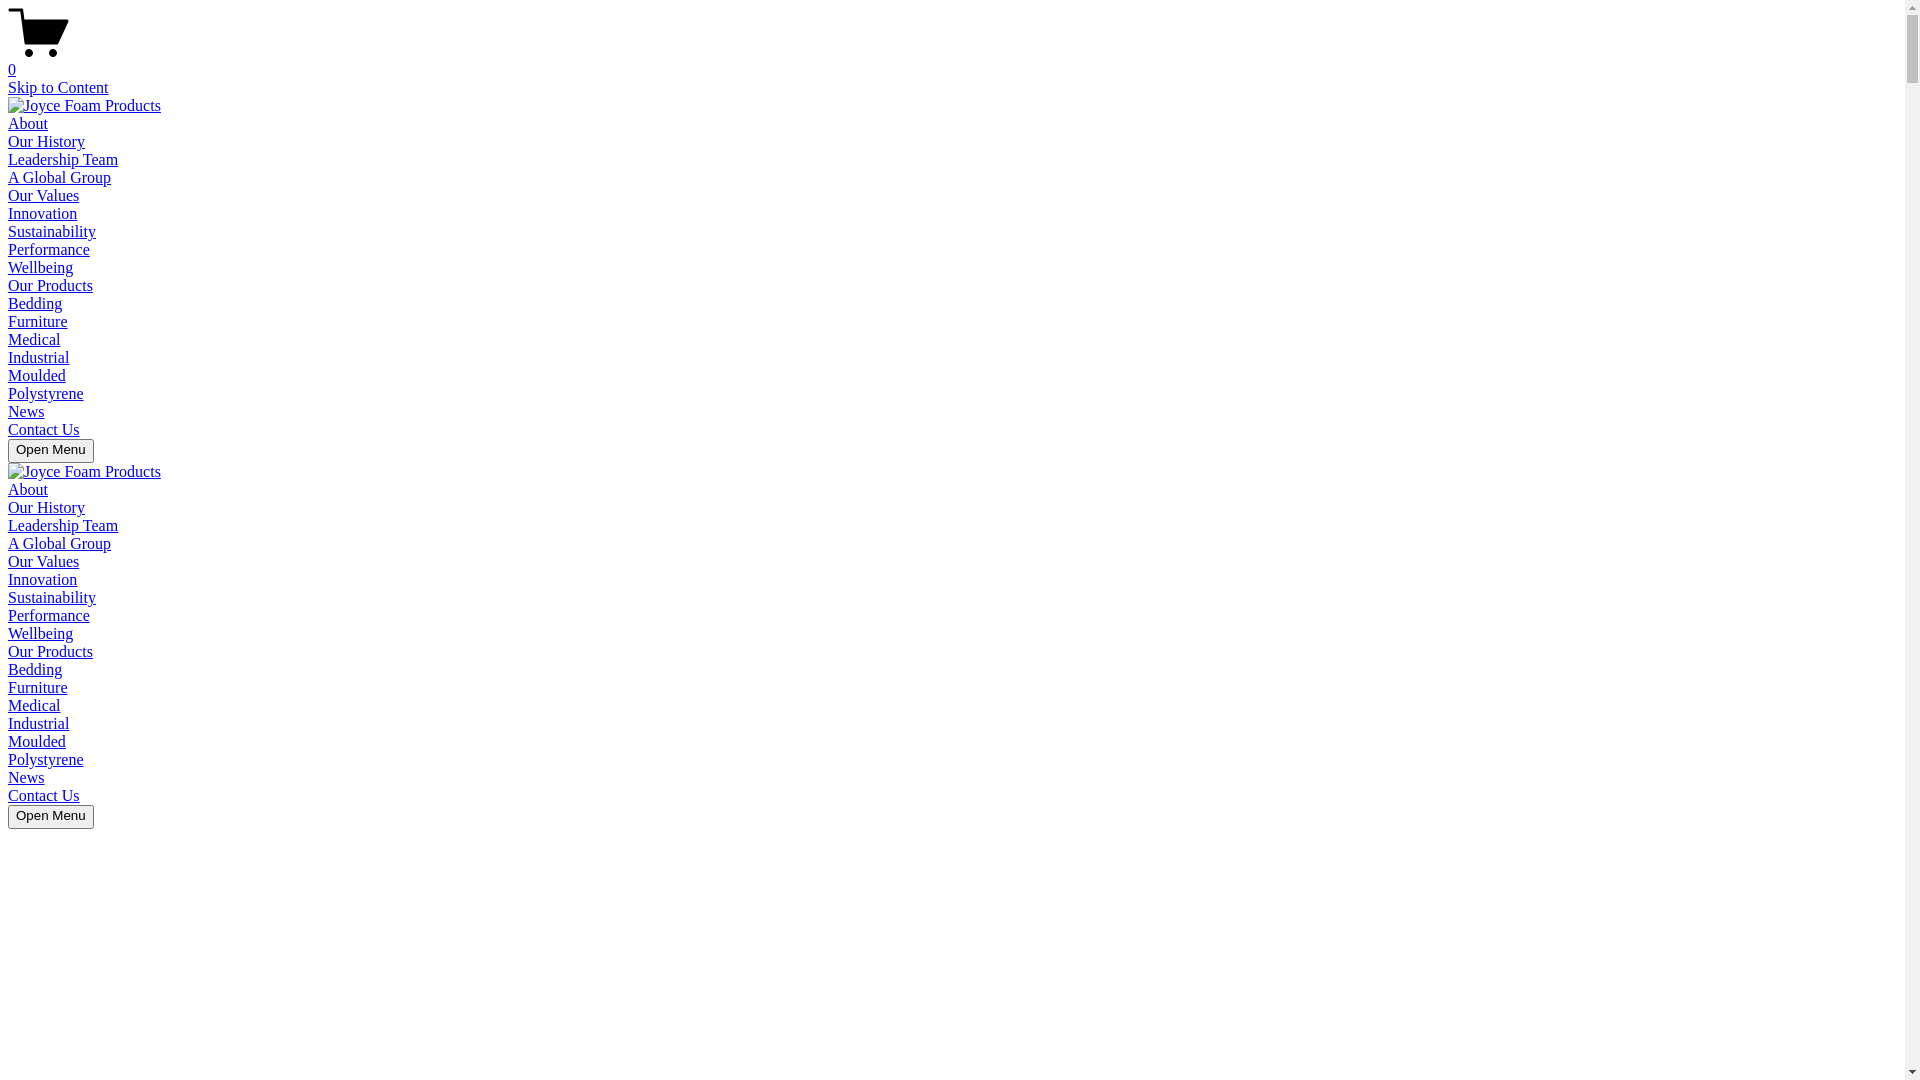 This screenshot has width=1920, height=1080. I want to click on 'Our Products', so click(50, 651).